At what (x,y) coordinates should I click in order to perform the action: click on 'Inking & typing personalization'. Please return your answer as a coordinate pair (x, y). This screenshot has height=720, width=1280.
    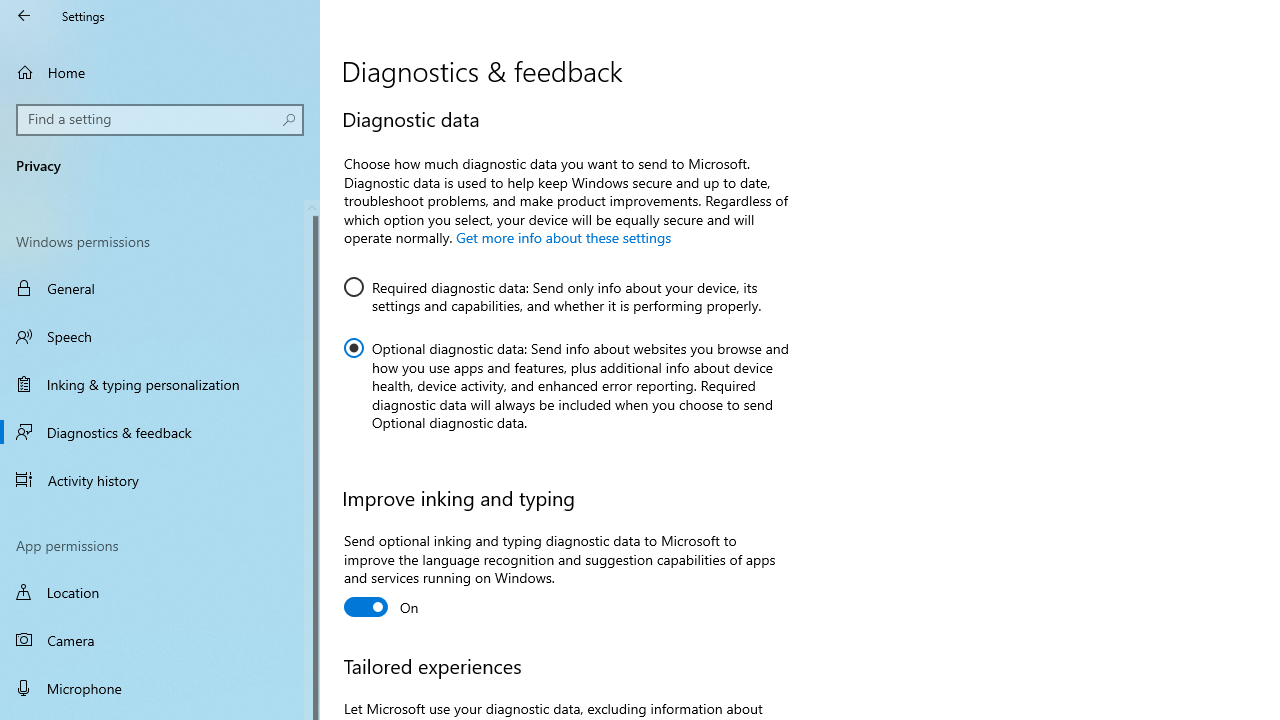
    Looking at the image, I should click on (160, 384).